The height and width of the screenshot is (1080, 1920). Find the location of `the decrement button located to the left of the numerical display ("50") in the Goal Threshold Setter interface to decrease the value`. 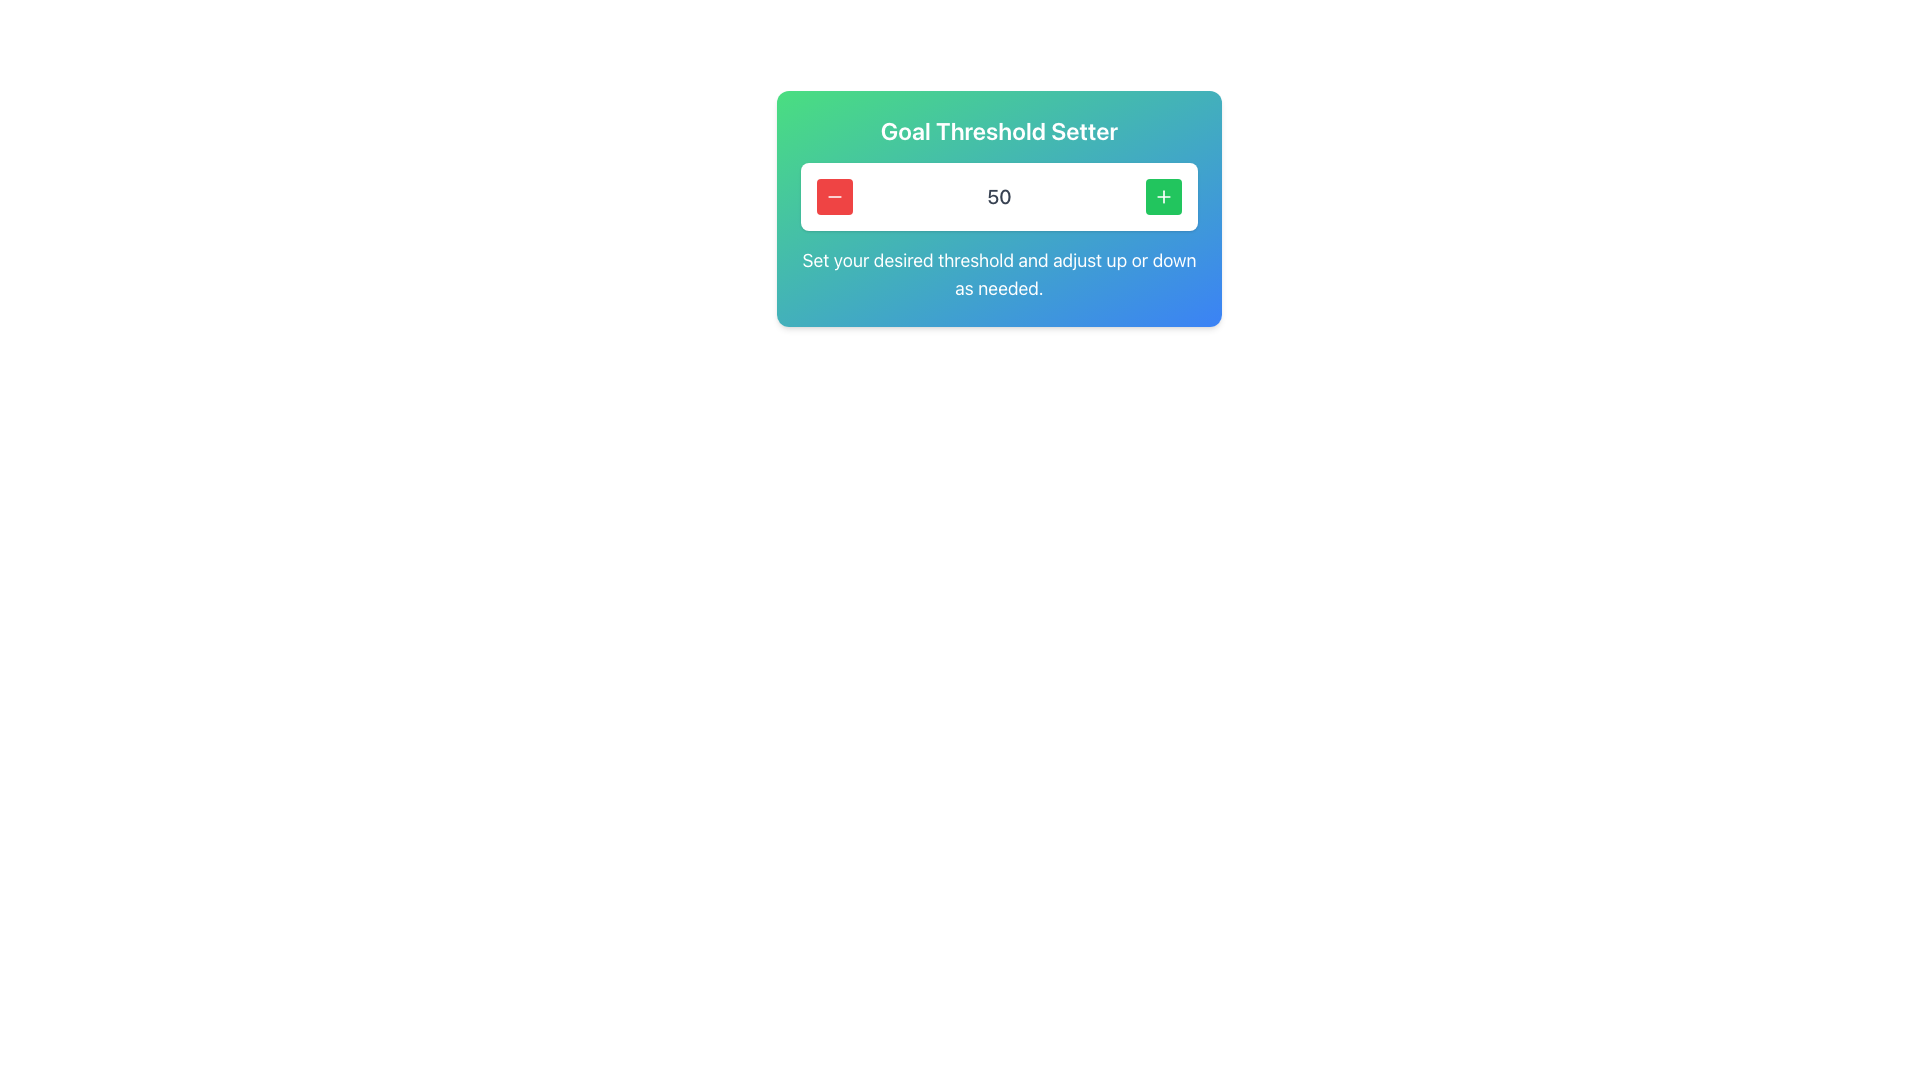

the decrement button located to the left of the numerical display ("50") in the Goal Threshold Setter interface to decrease the value is located at coordinates (835, 196).